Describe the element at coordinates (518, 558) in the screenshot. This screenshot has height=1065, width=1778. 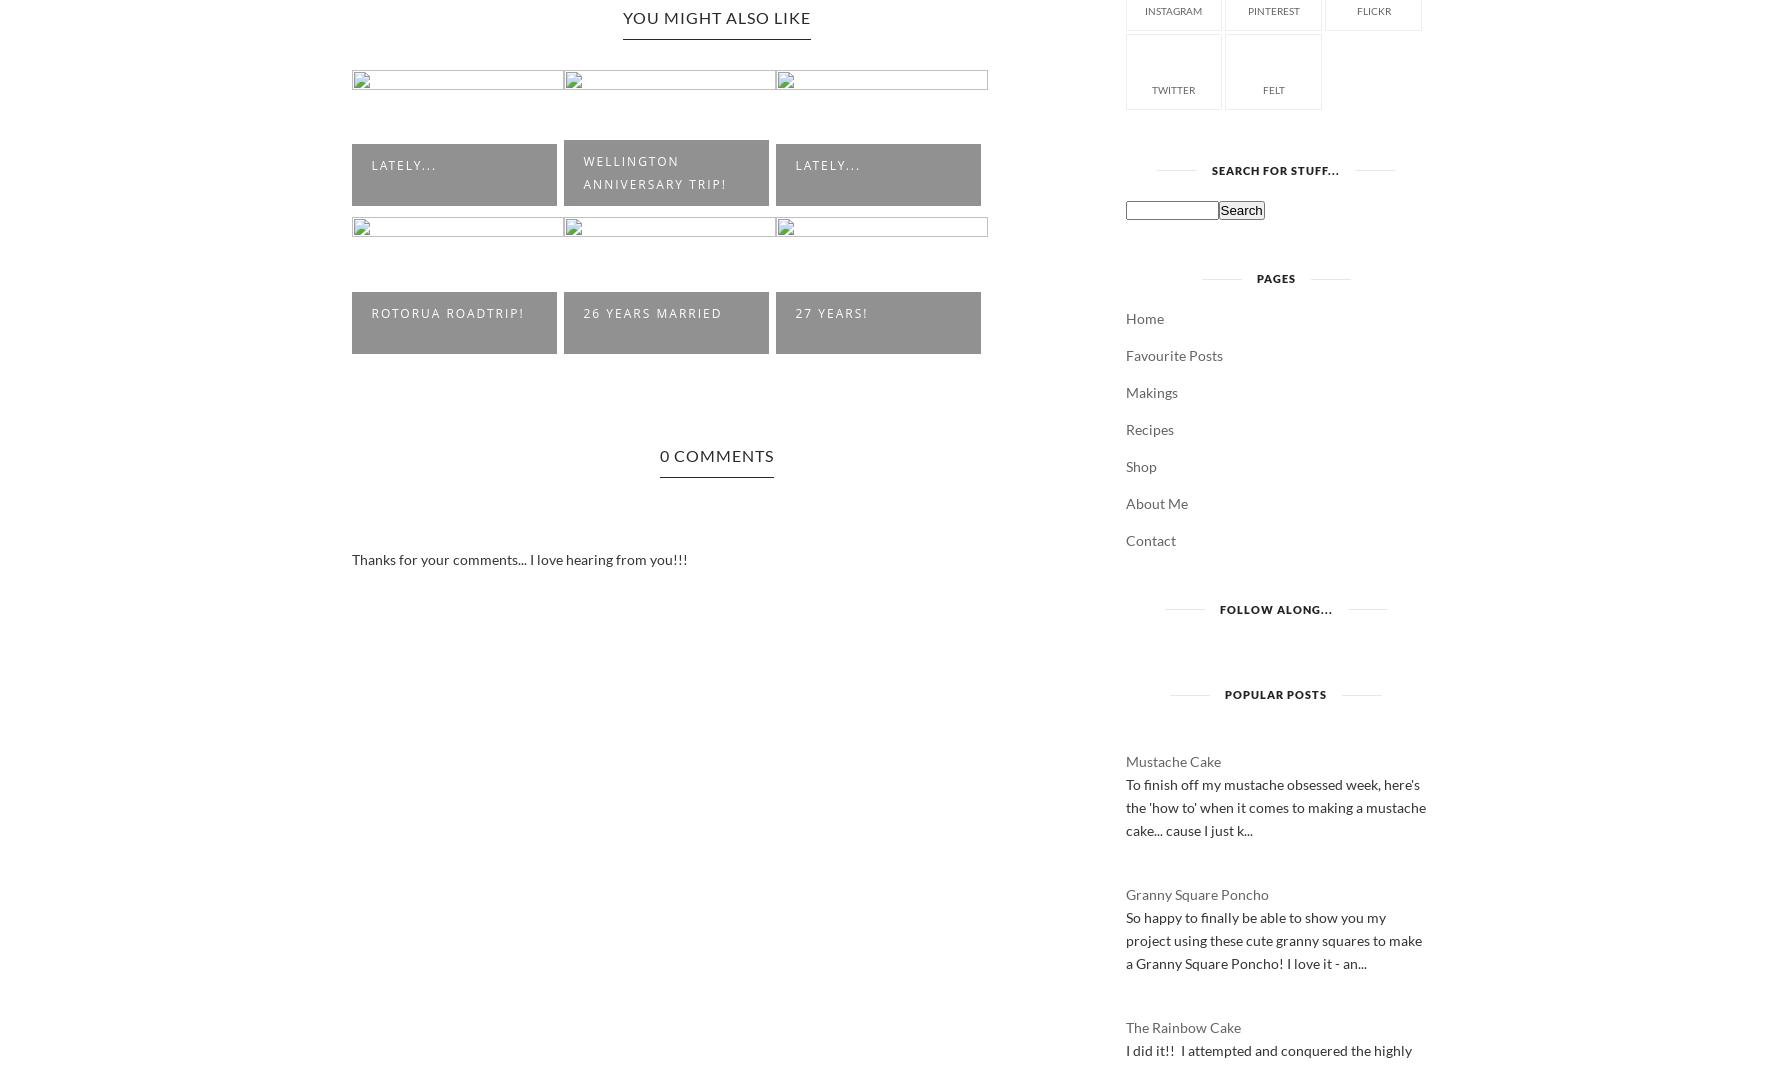
I see `'Thanks for your comments... I love hearing from you!!!'` at that location.